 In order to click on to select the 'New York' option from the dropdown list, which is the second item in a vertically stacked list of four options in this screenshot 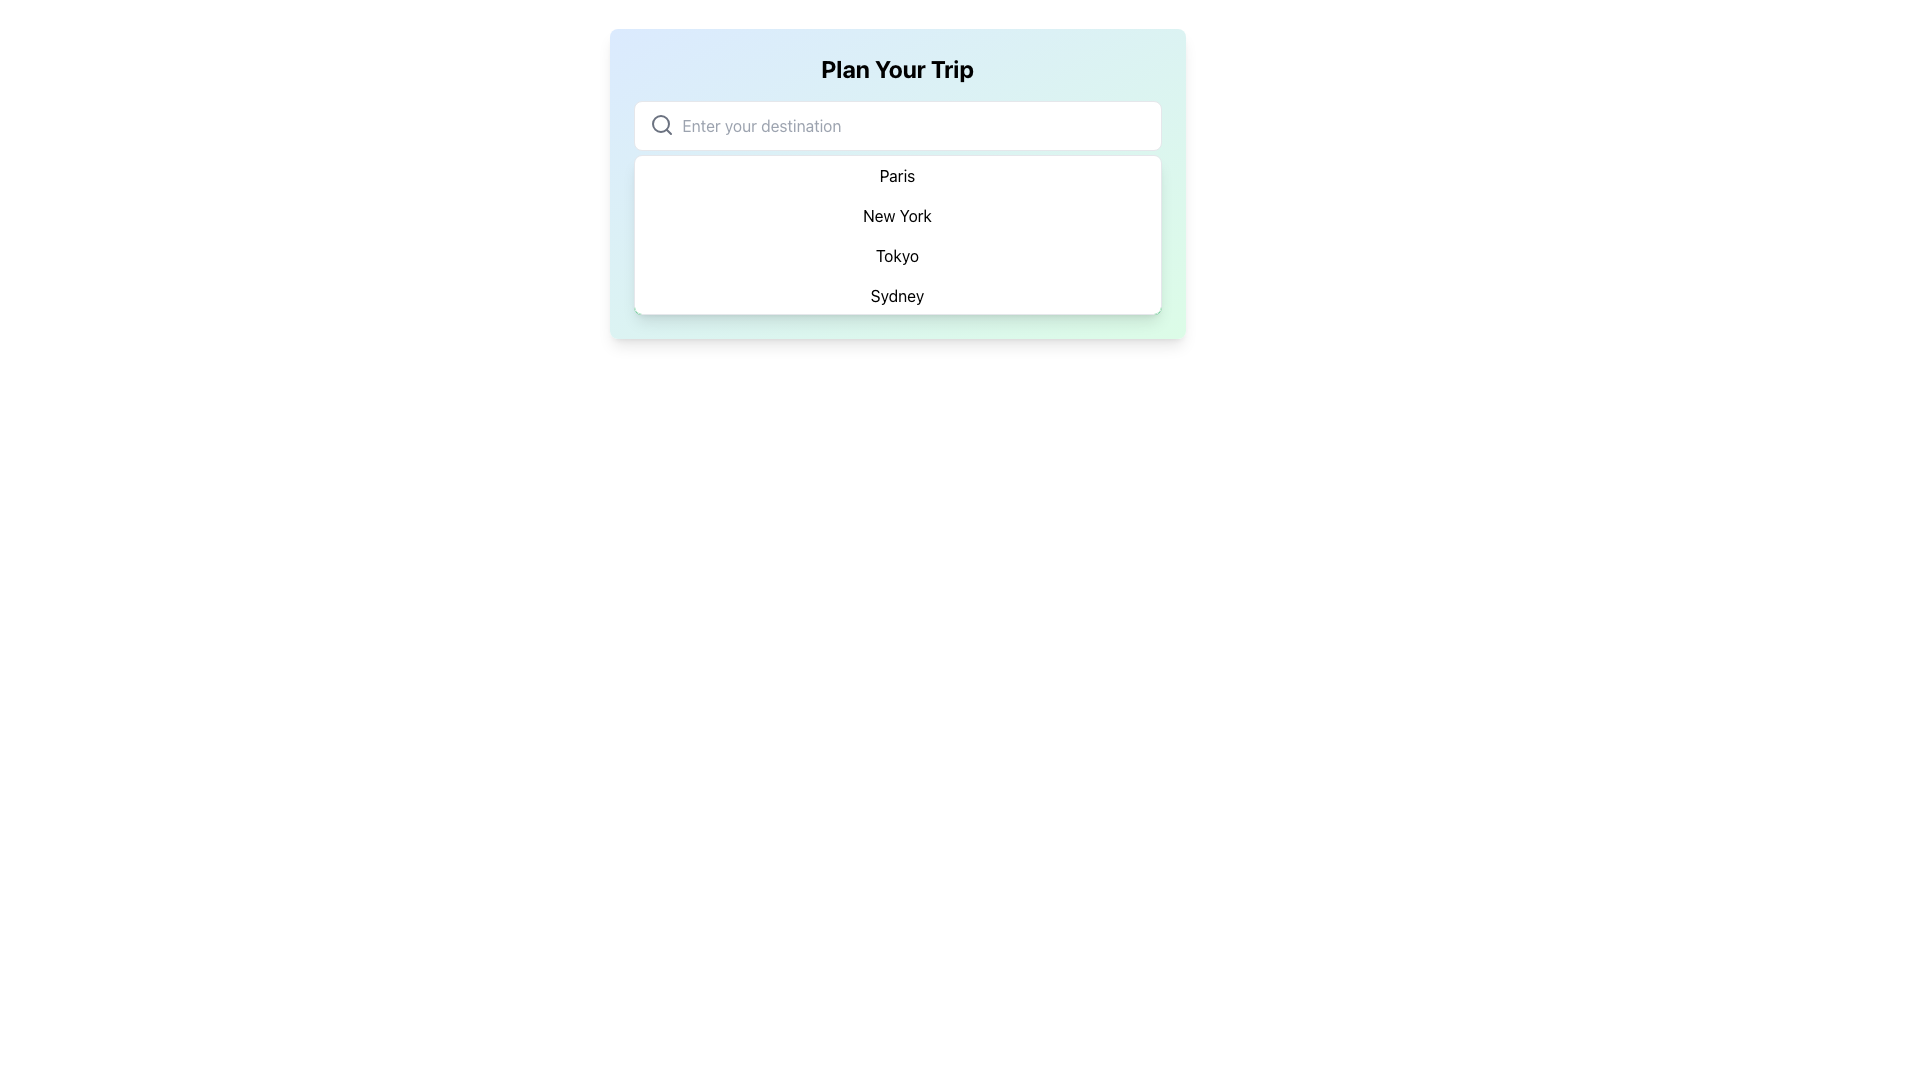, I will do `click(896, 216)`.